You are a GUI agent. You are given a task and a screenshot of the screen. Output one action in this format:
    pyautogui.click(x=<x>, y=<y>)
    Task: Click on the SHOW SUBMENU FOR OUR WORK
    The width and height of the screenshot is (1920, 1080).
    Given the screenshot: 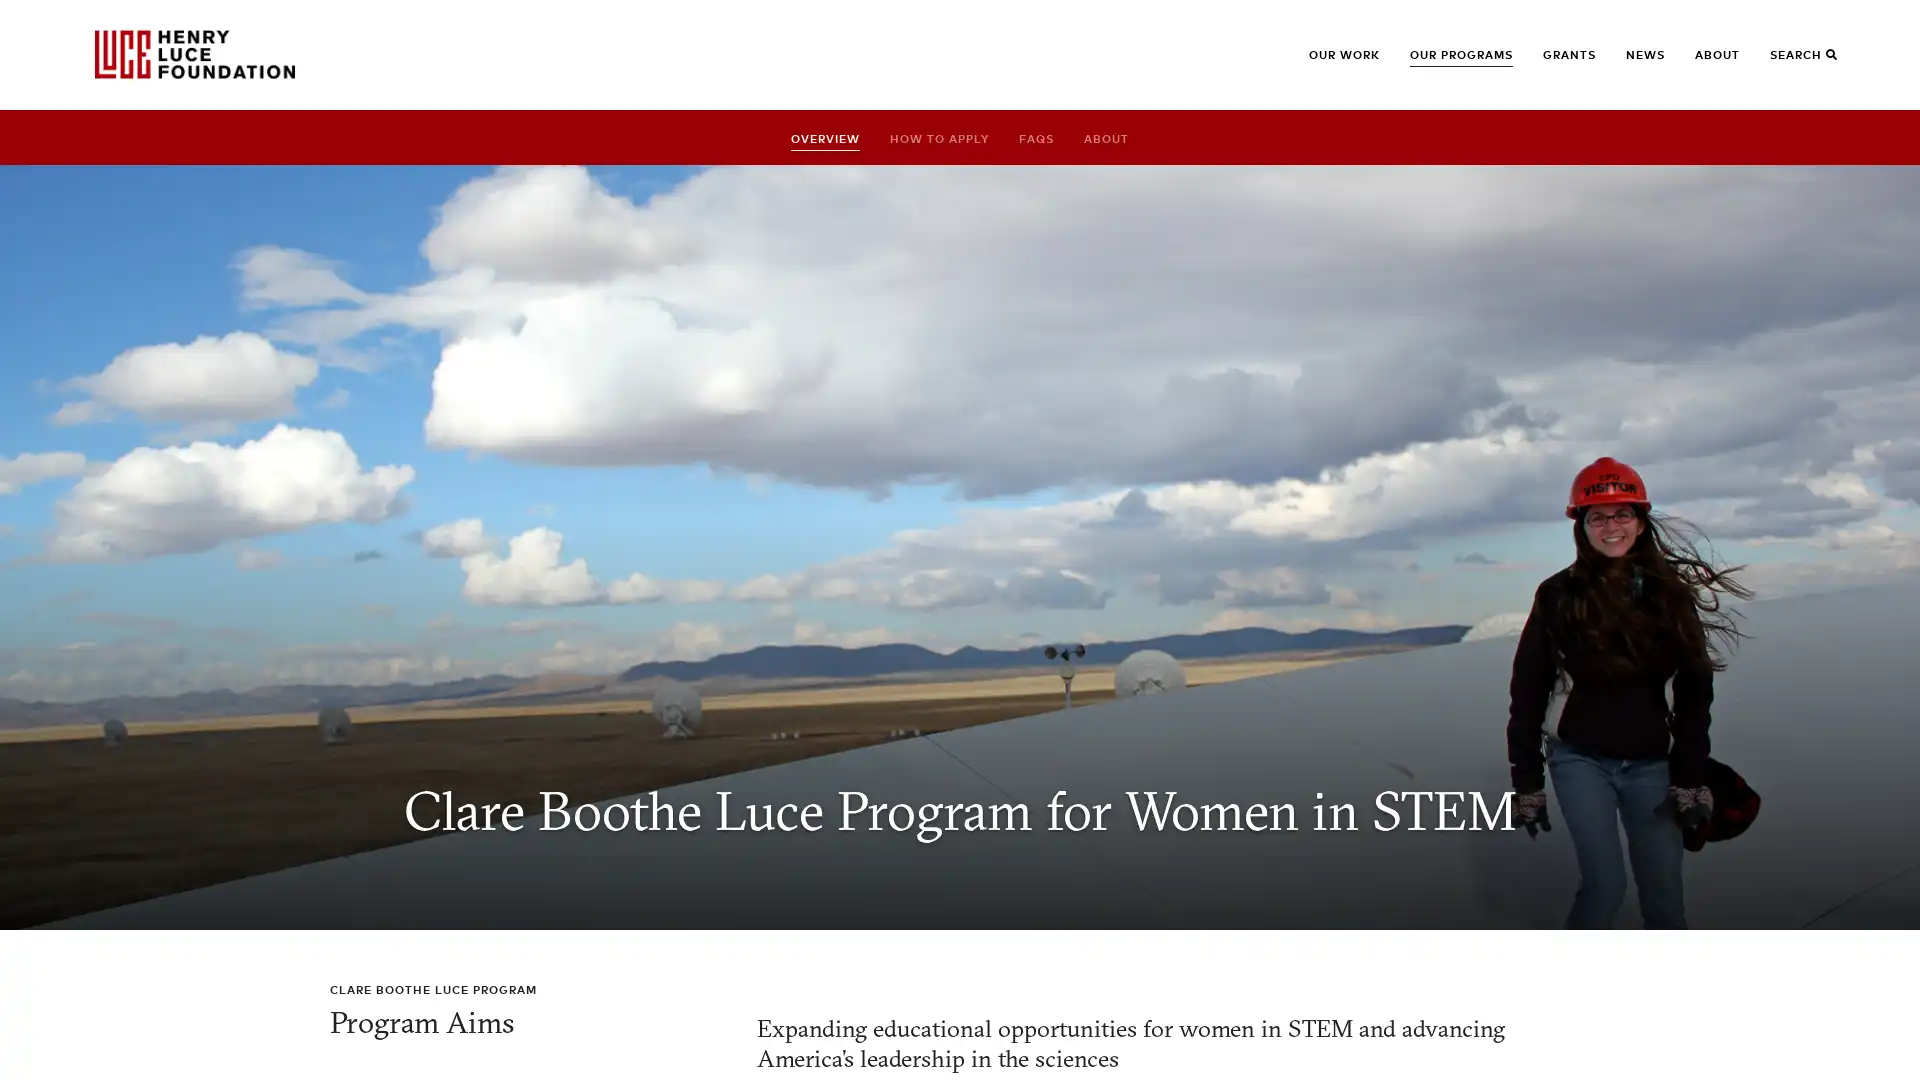 What is the action you would take?
    pyautogui.click(x=1340, y=63)
    